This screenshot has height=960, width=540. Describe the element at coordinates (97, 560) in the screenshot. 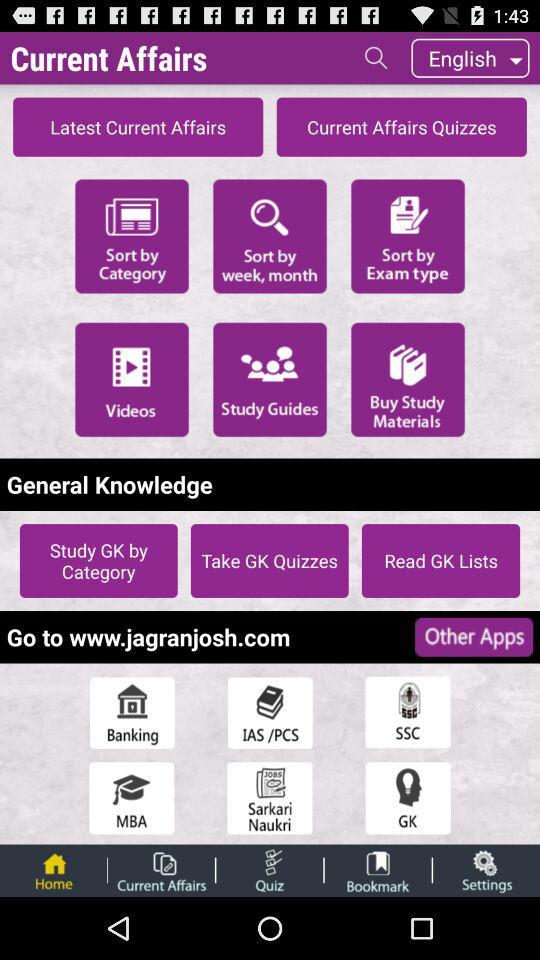

I see `icon below the general knowledge item` at that location.